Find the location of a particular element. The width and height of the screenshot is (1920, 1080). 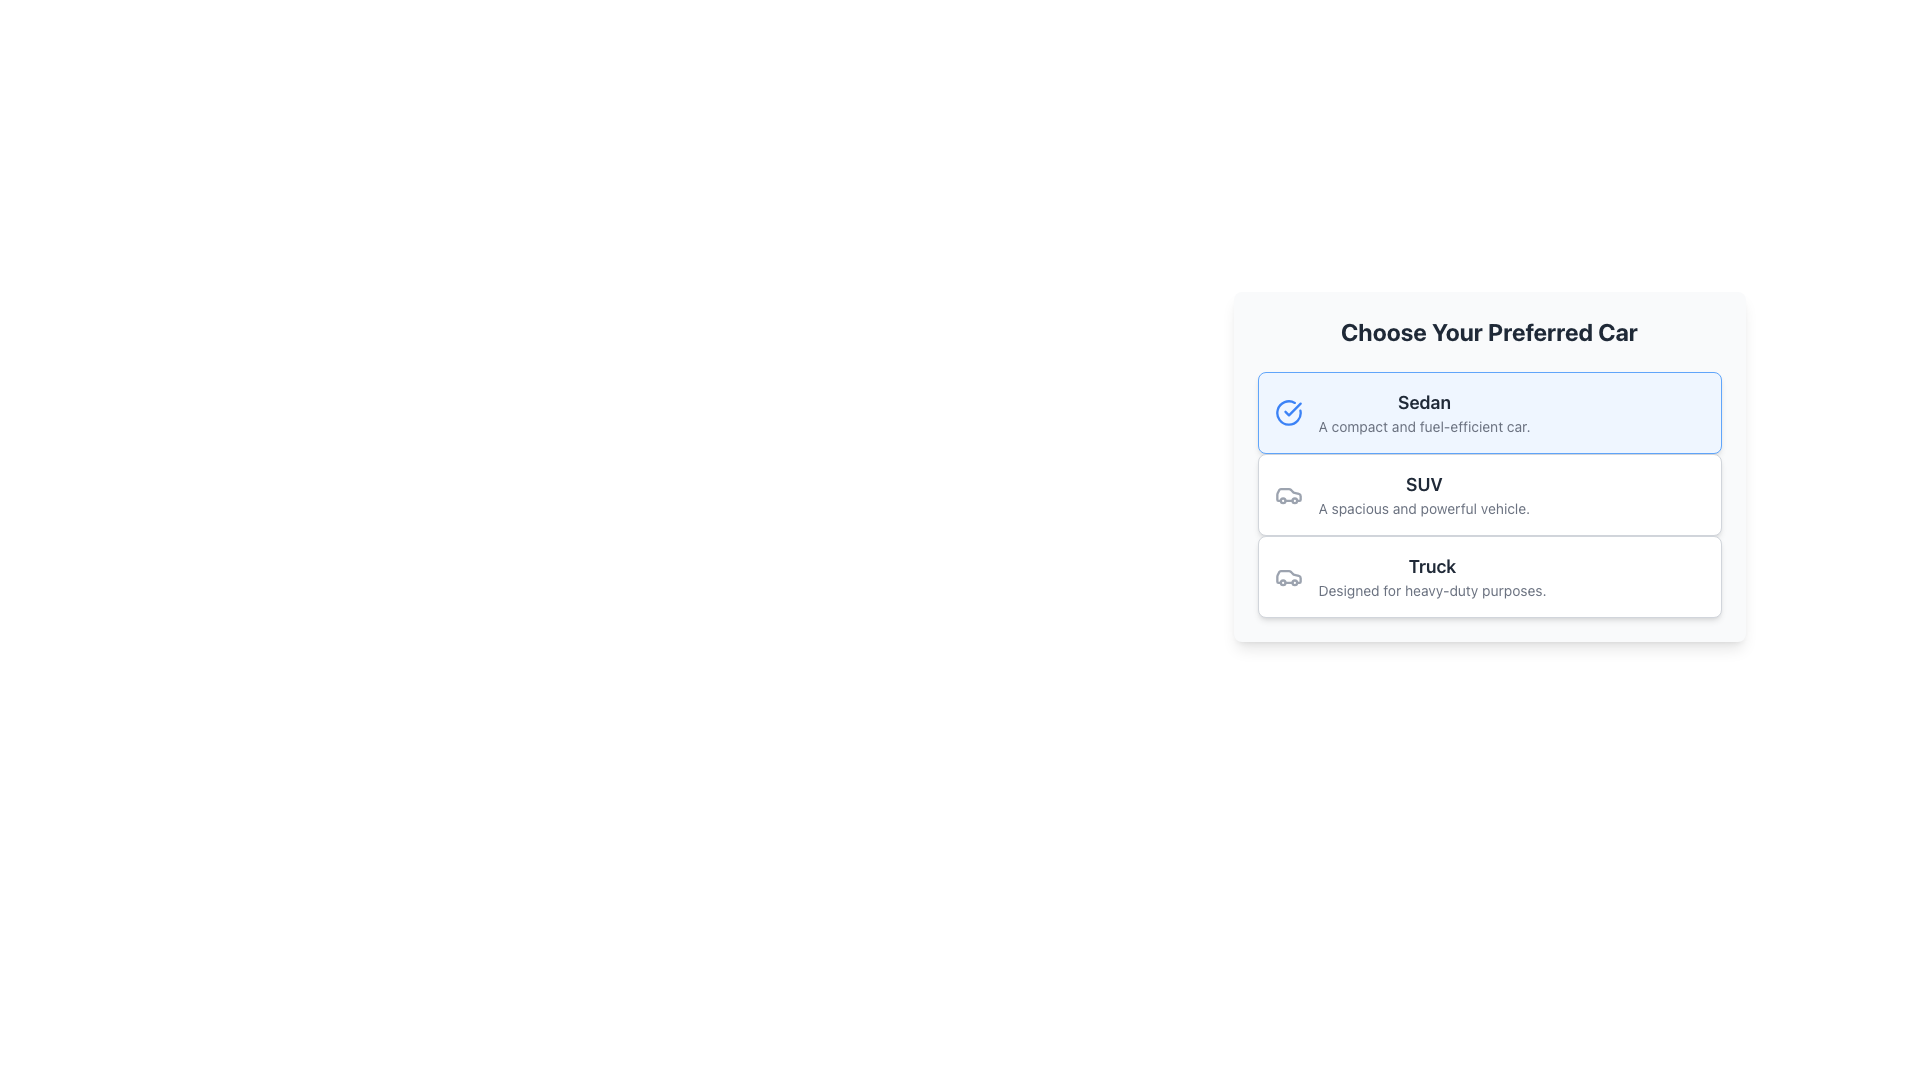

the bolded text label that describes the 'SUV' option, which is centrally located above the description and icon in the second option of the triplet list is located at coordinates (1423, 485).